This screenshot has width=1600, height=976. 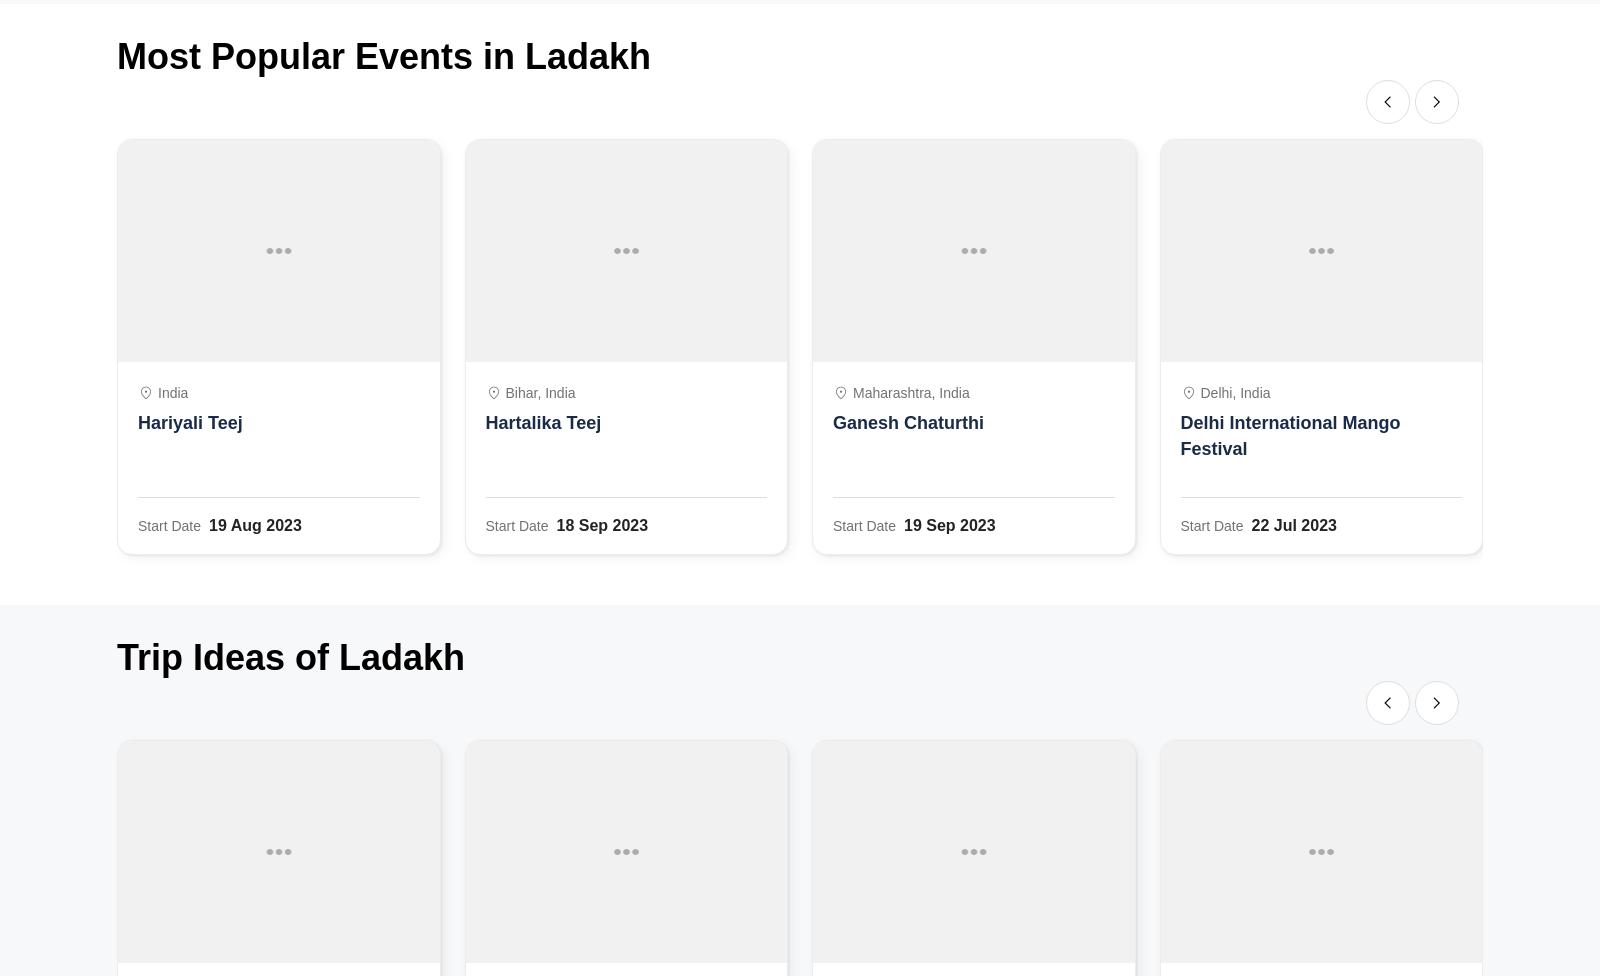 What do you see at coordinates (1292, 525) in the screenshot?
I see `'22 Jul 2023'` at bounding box center [1292, 525].